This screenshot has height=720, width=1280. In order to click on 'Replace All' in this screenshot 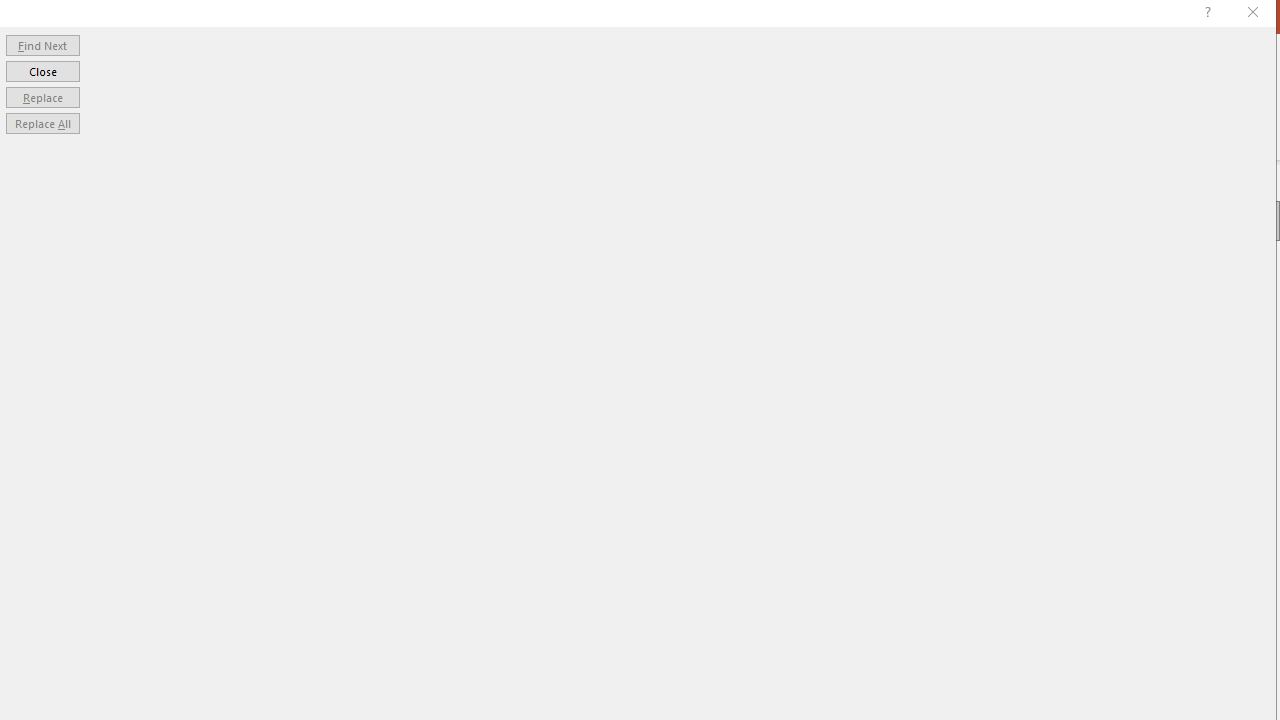, I will do `click(42, 123)`.